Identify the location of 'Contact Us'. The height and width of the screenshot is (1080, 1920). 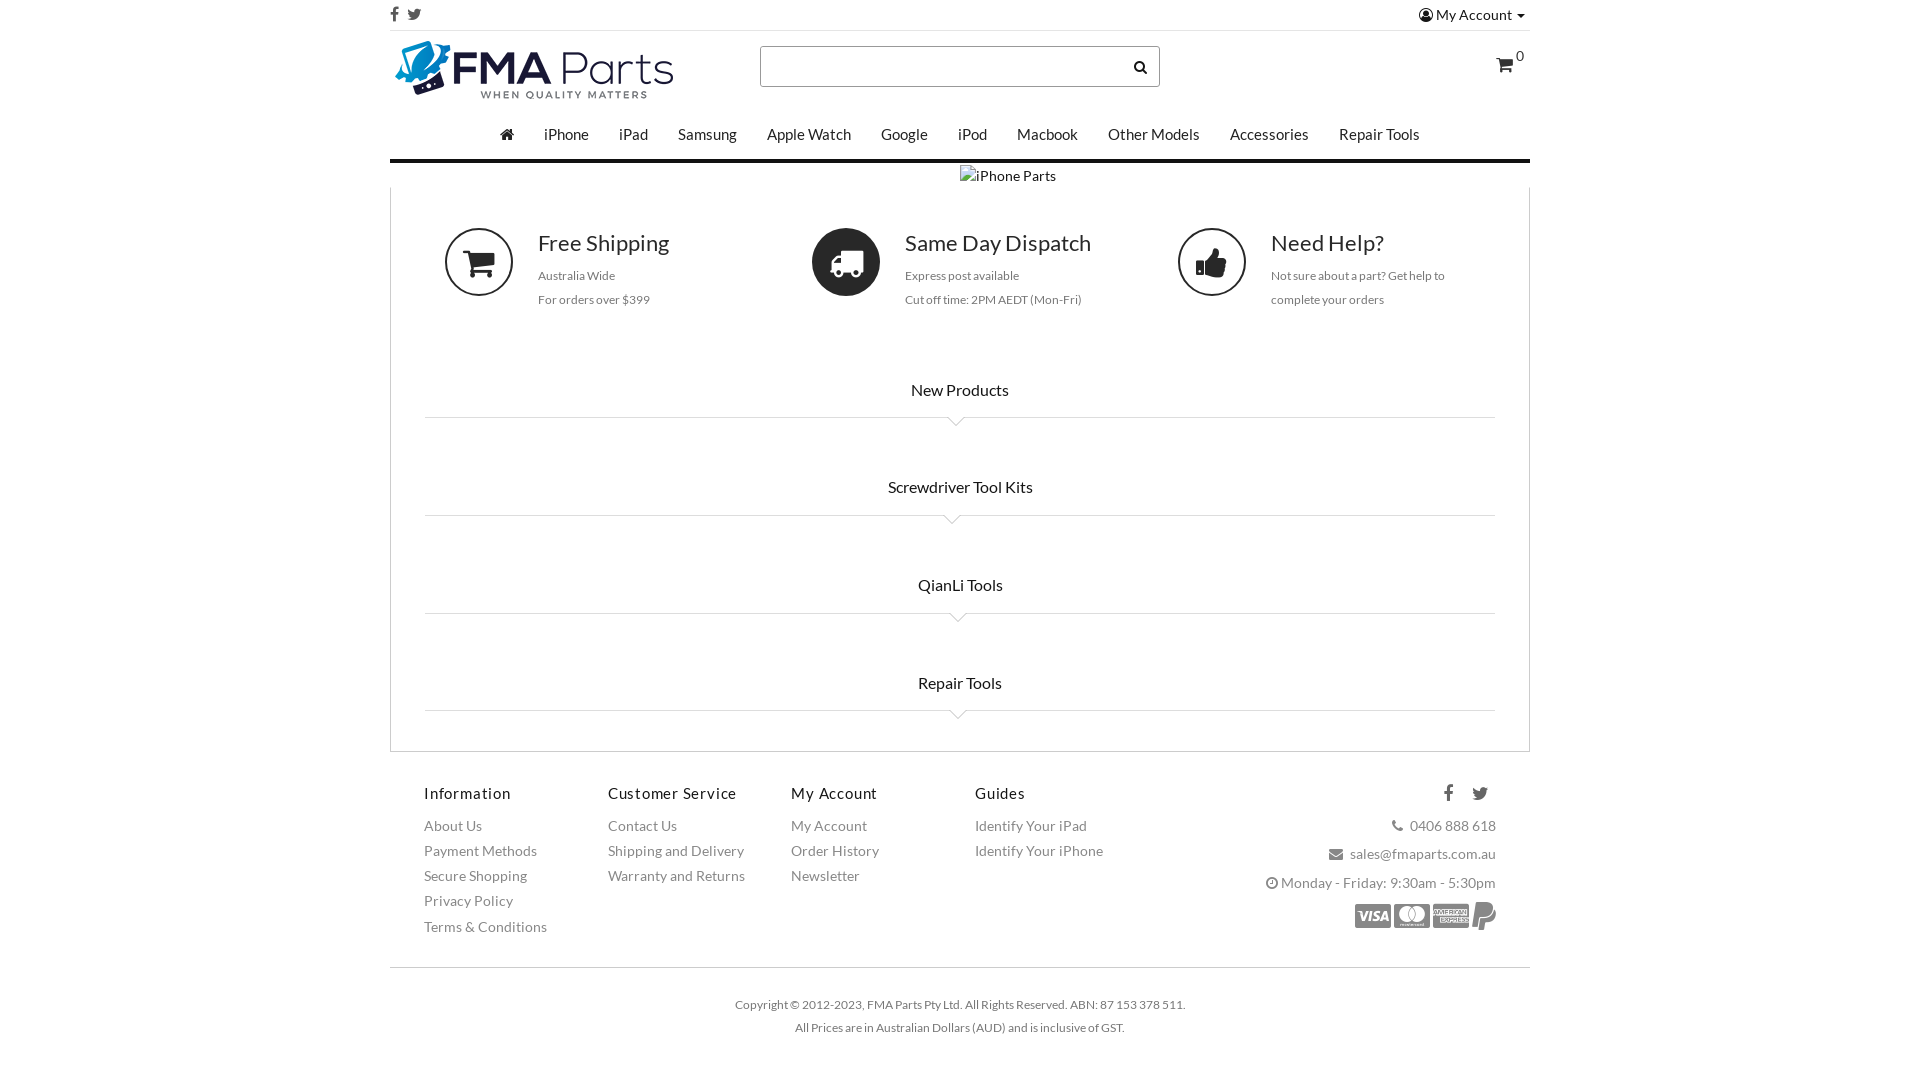
(642, 825).